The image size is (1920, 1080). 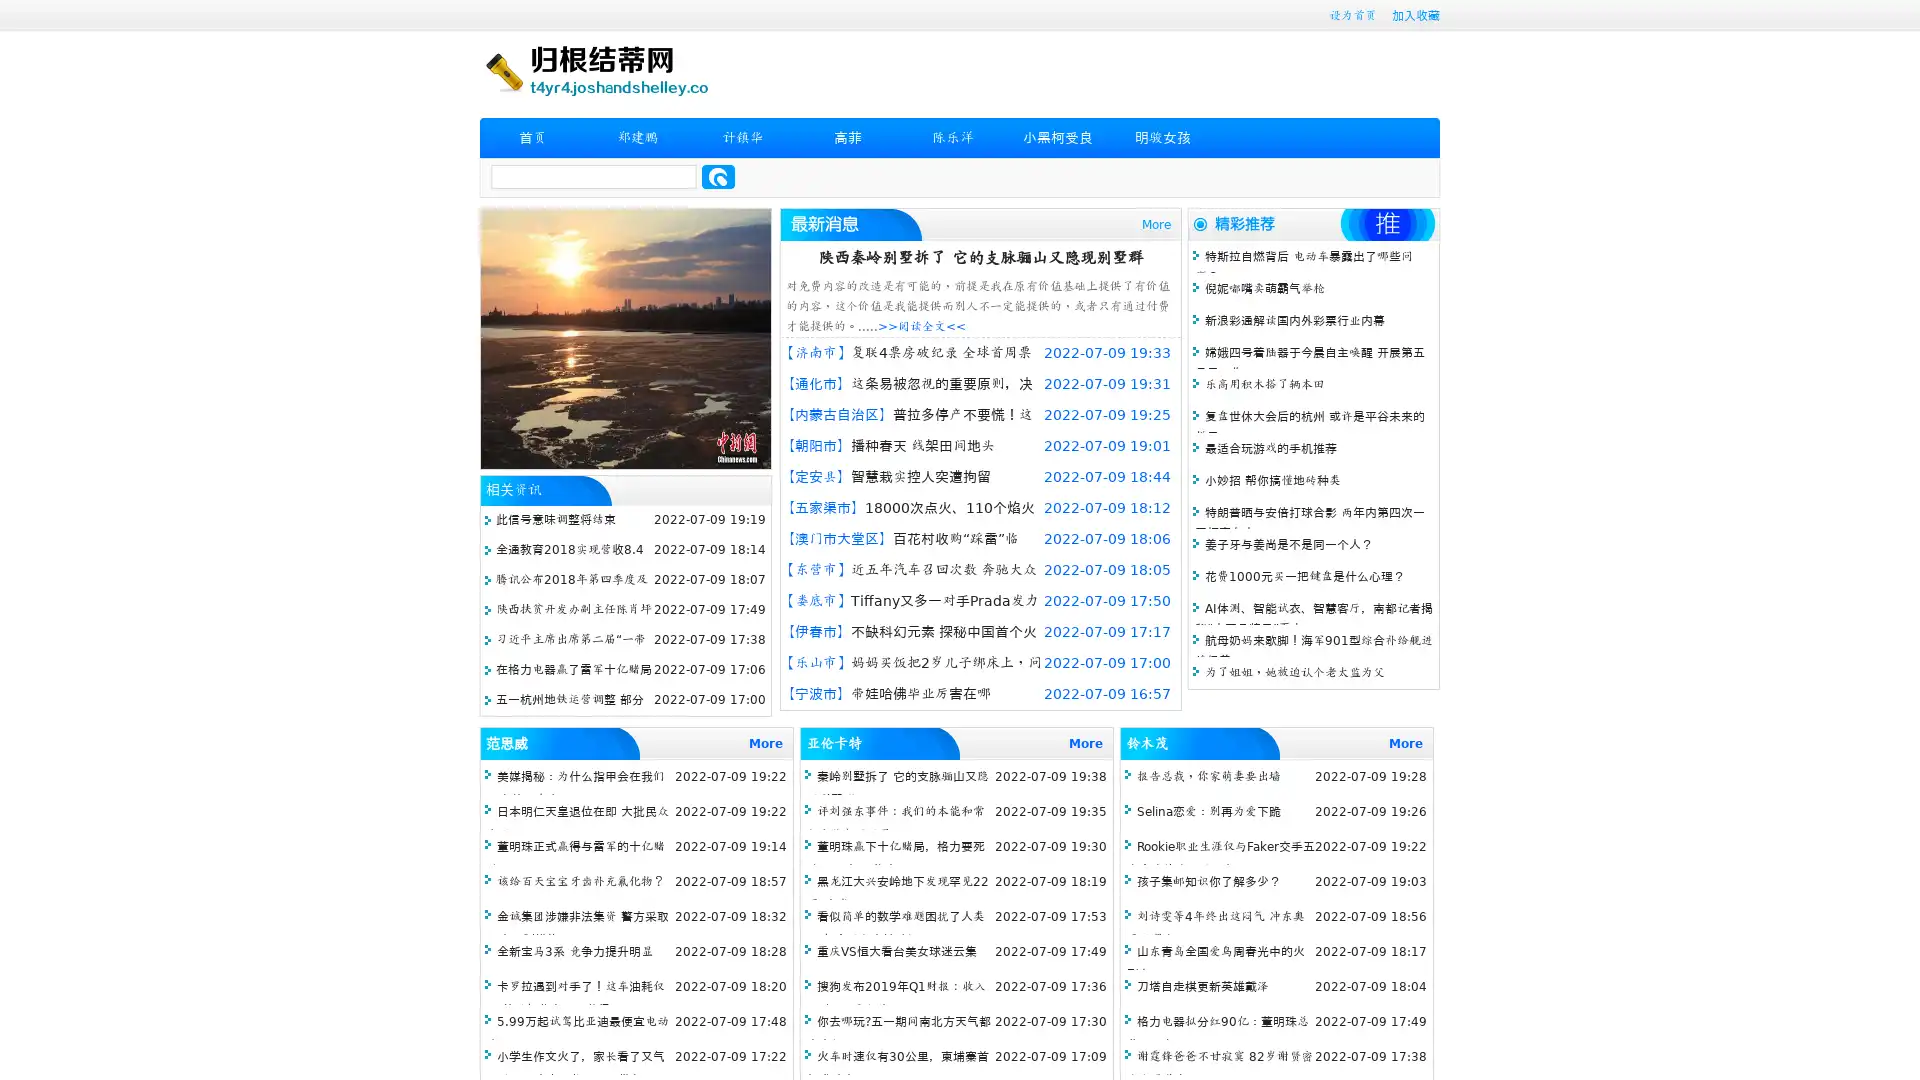 I want to click on Search, so click(x=718, y=176).